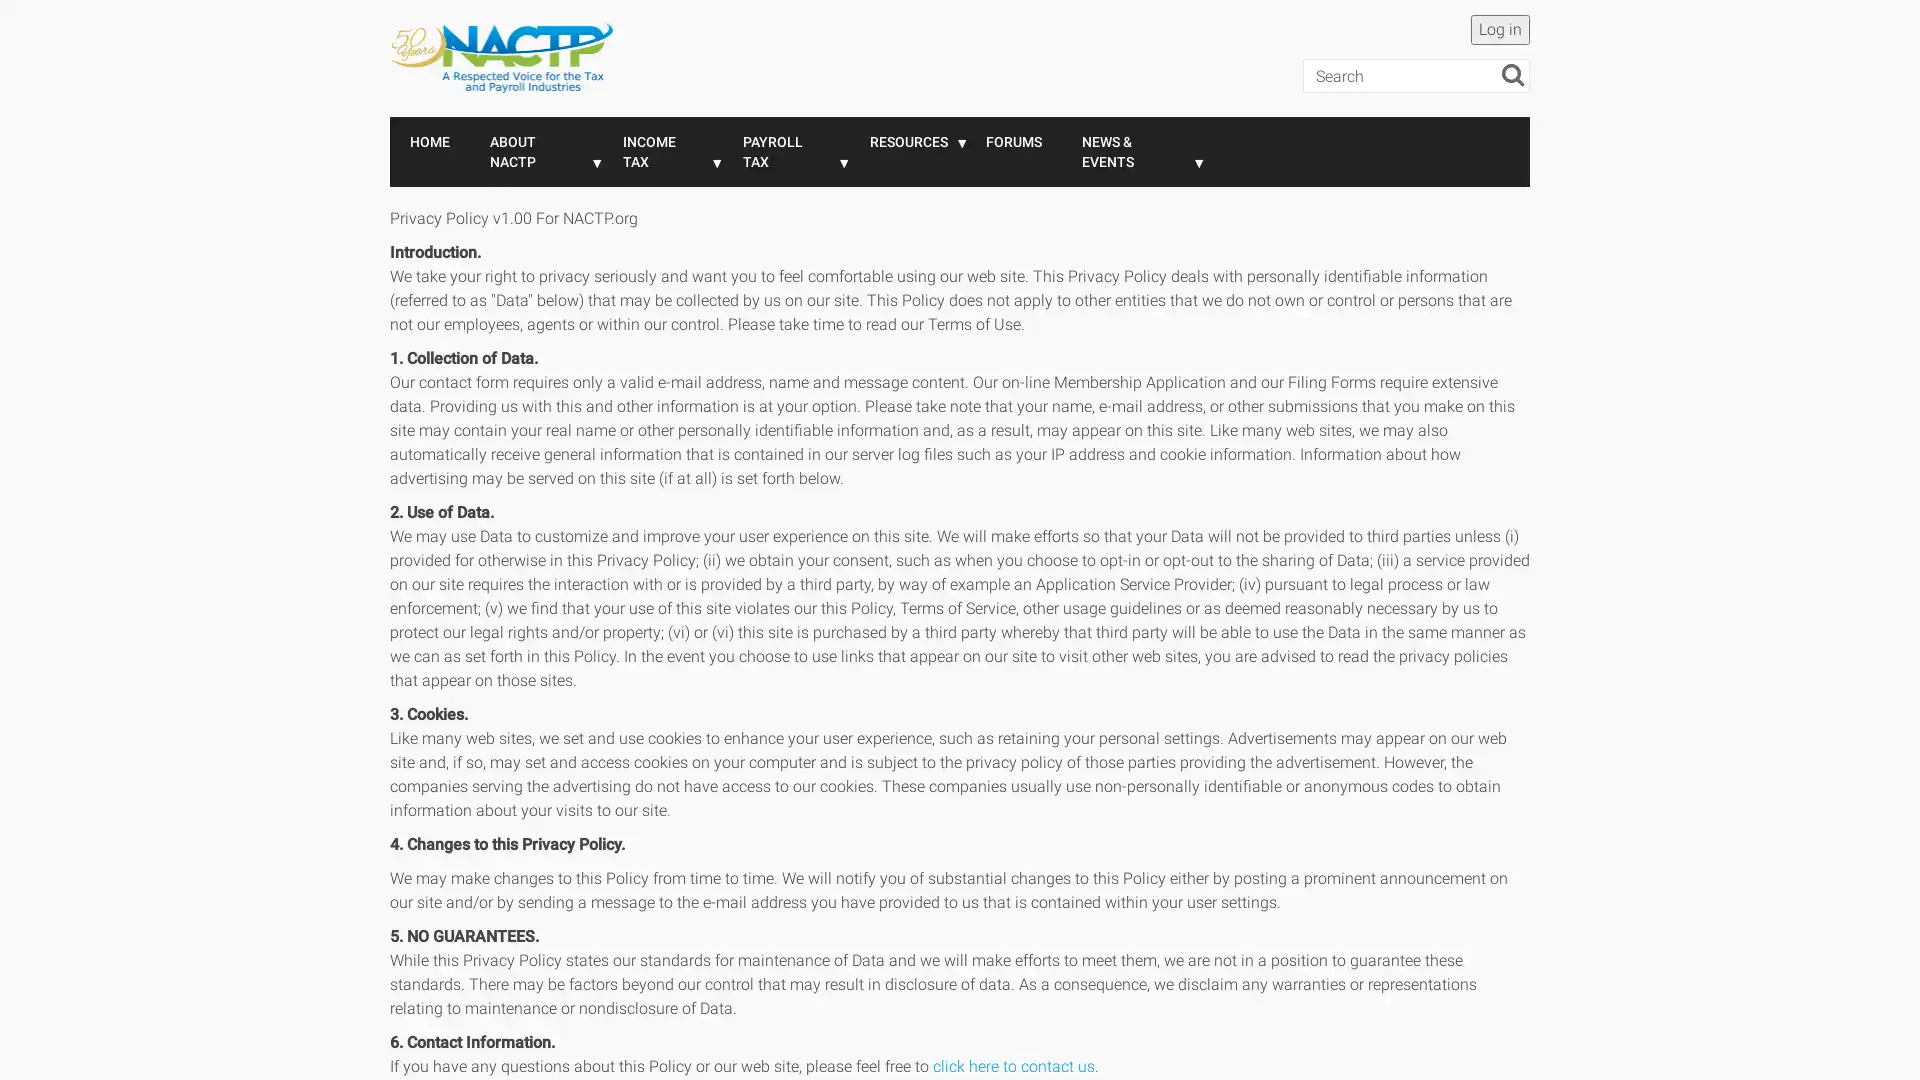  Describe the element at coordinates (1500, 30) in the screenshot. I see `Log in` at that location.